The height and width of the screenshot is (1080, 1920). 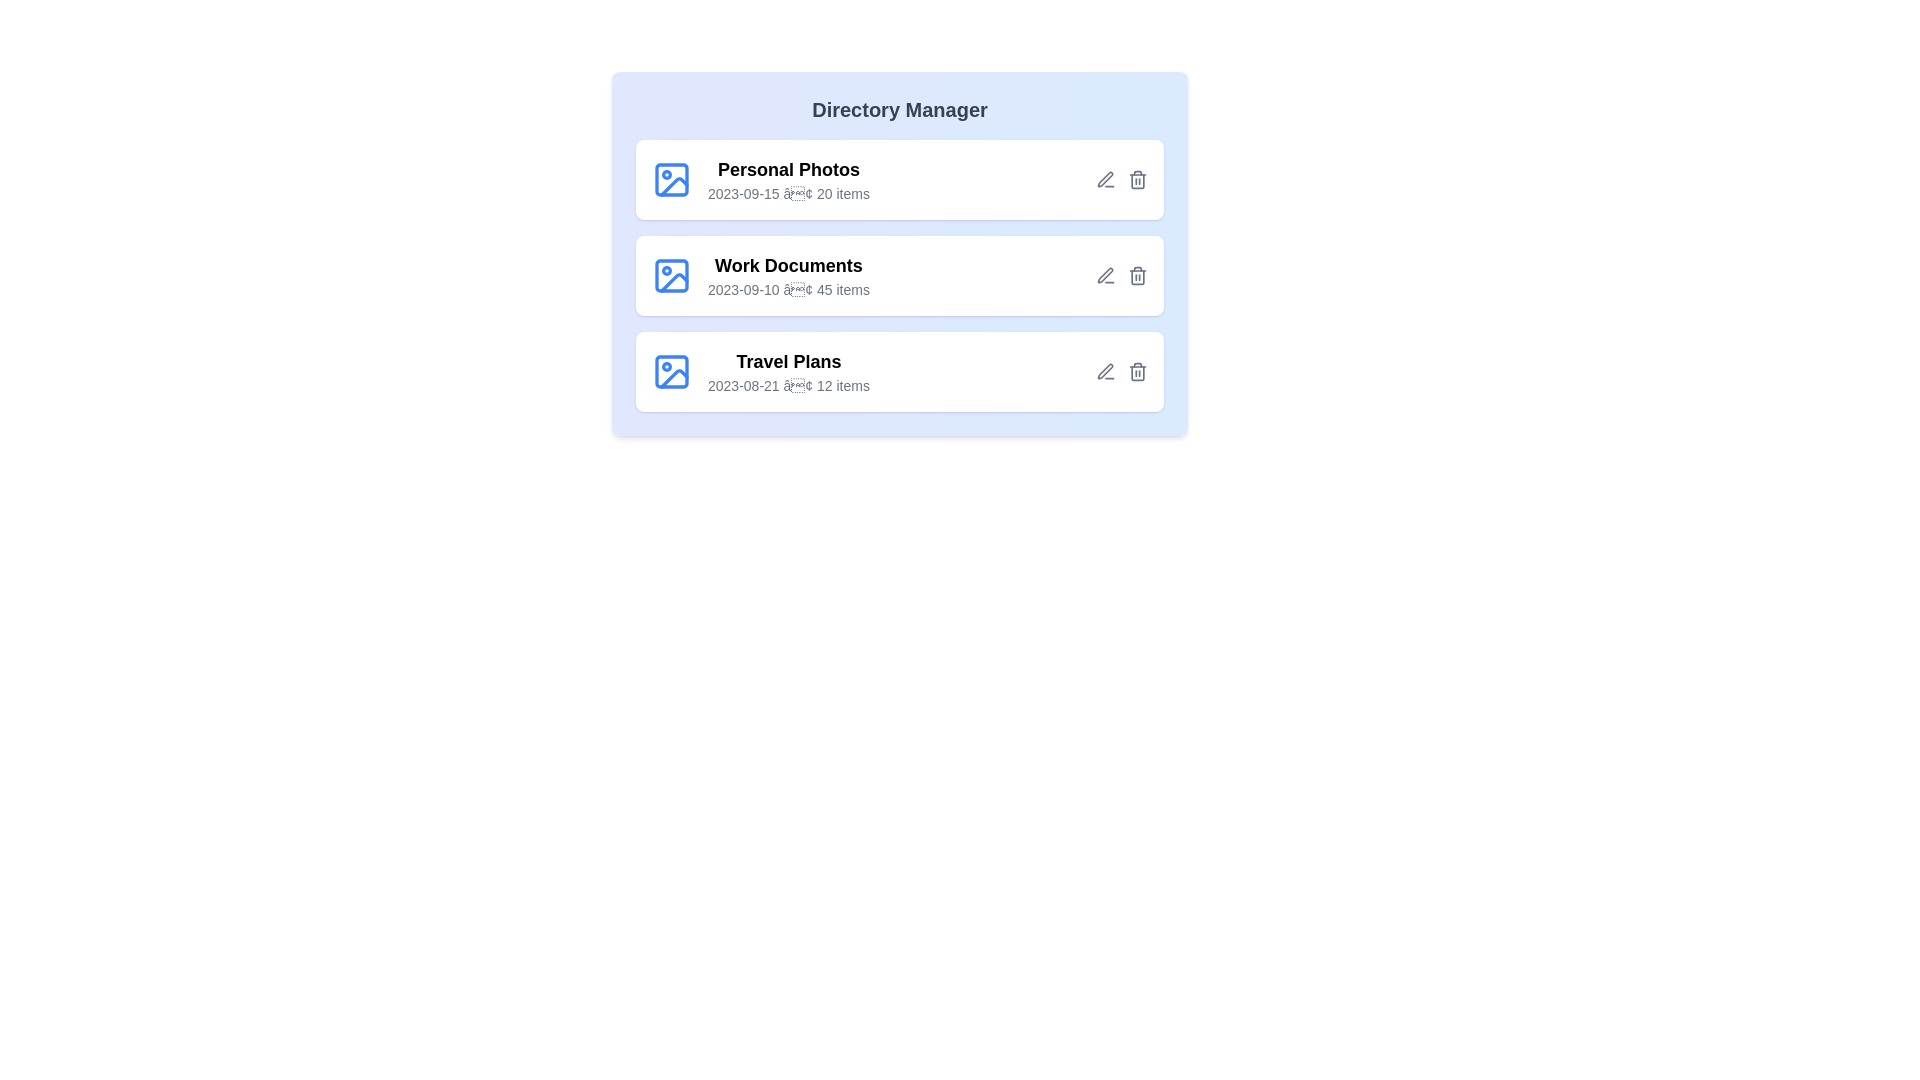 I want to click on the edit icon for the directory Travel Plans, so click(x=1104, y=371).